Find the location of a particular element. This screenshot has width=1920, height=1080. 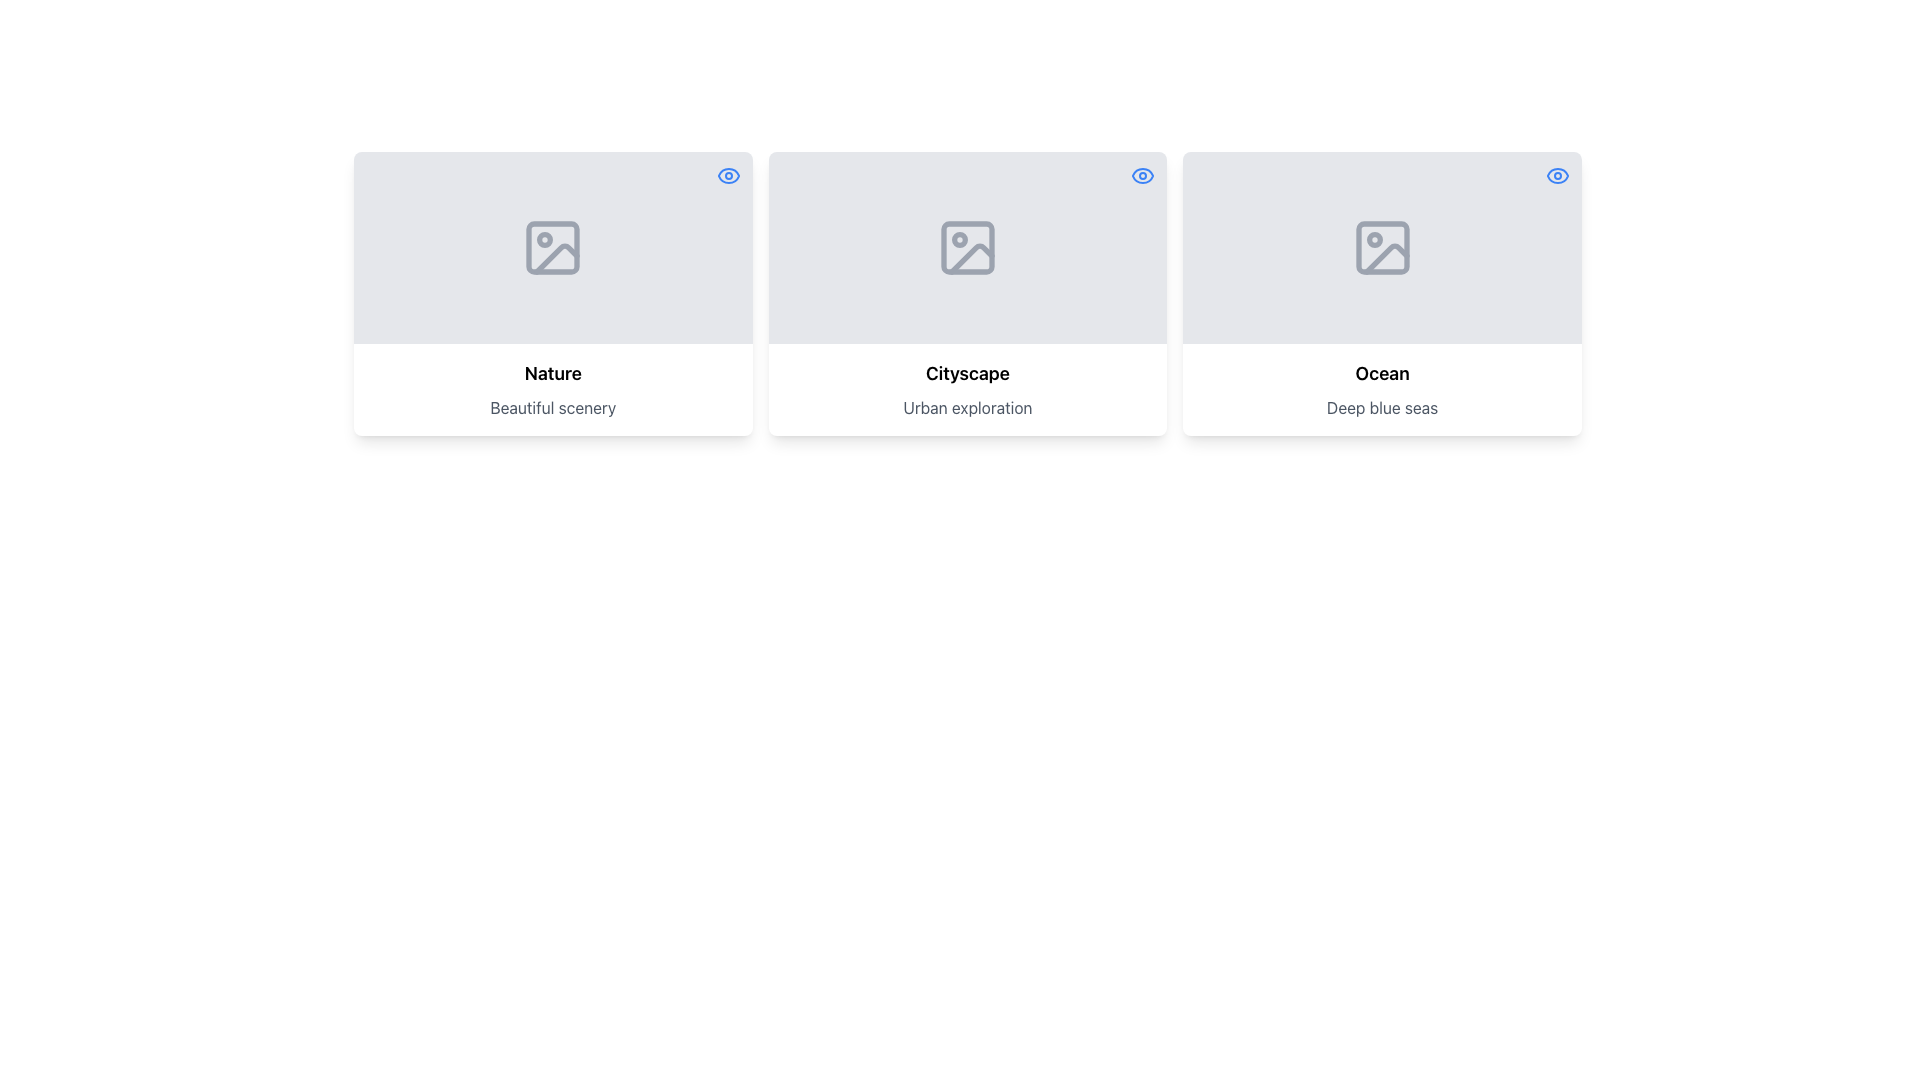

the icon located in the upper half of the left-most card that symbolizes content or categories related to images or scenery is located at coordinates (557, 258).